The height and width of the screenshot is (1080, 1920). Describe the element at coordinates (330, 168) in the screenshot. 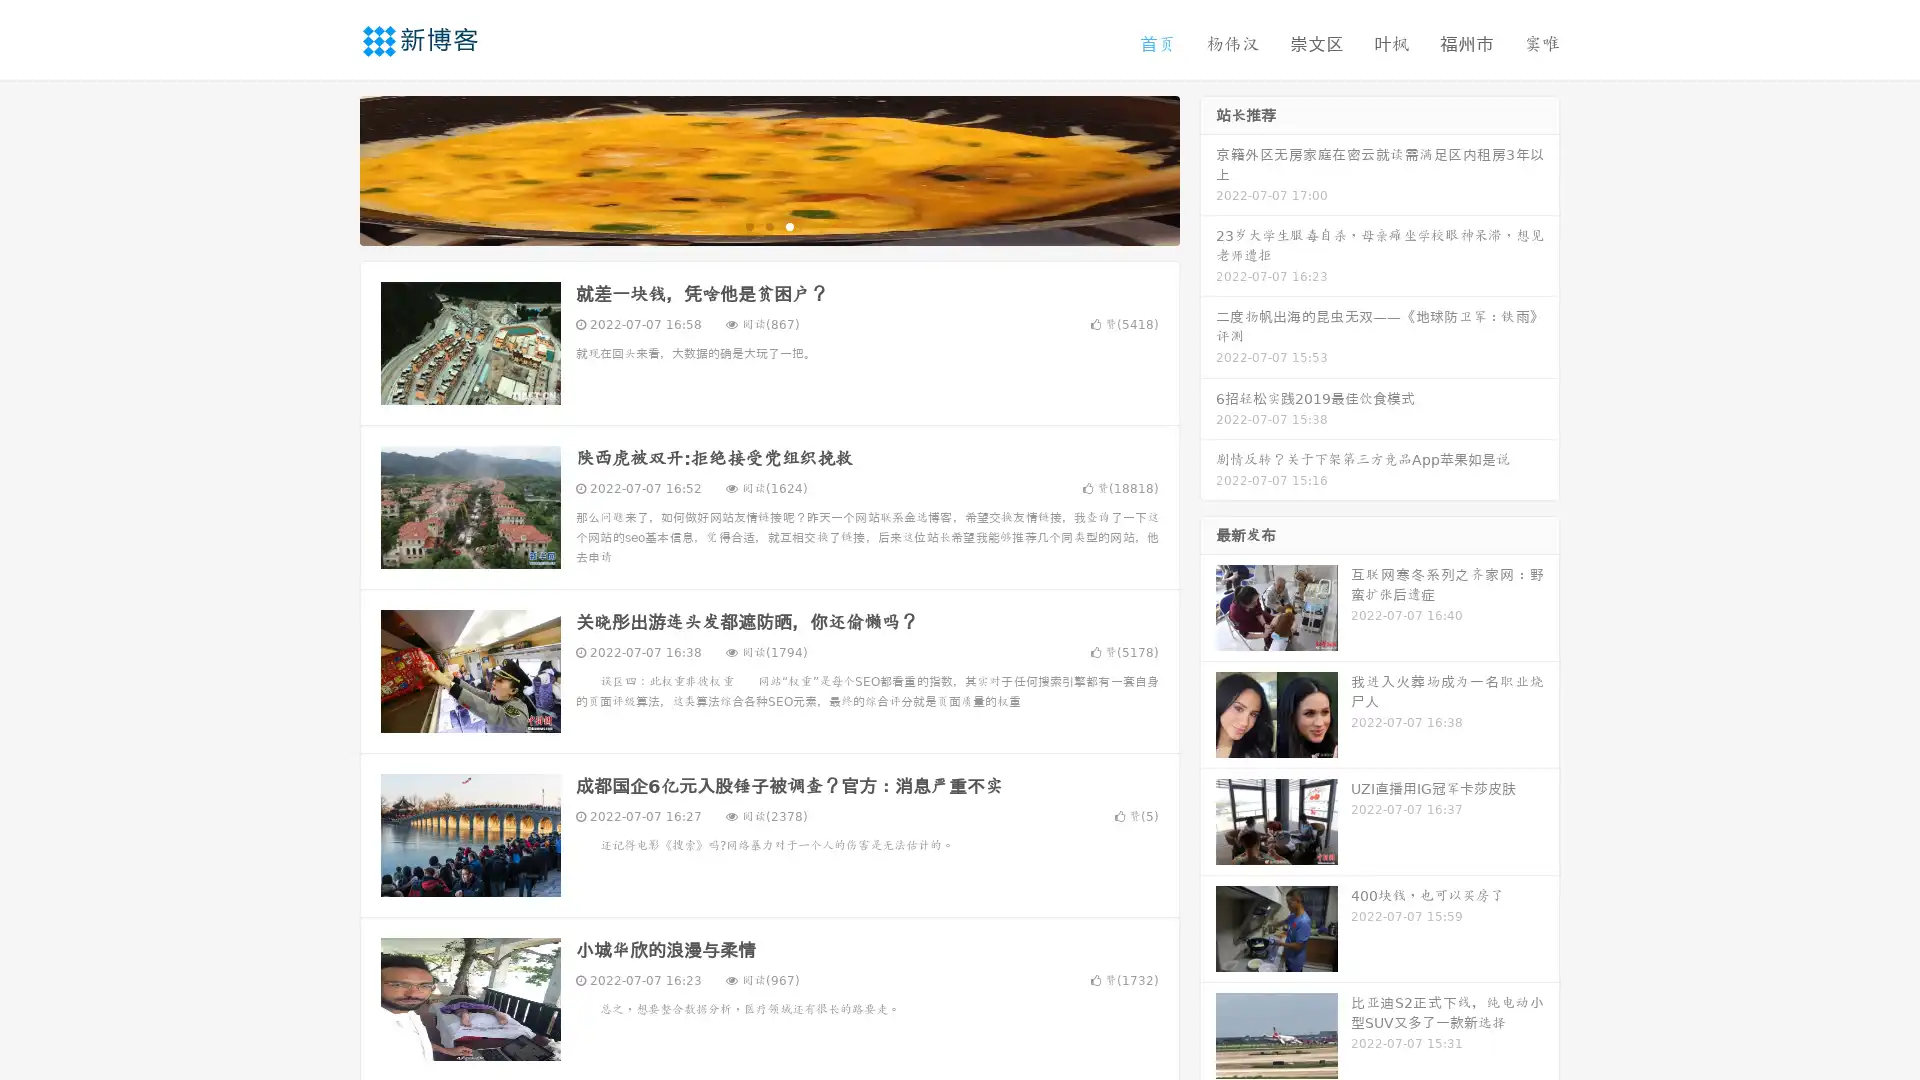

I see `Previous slide` at that location.